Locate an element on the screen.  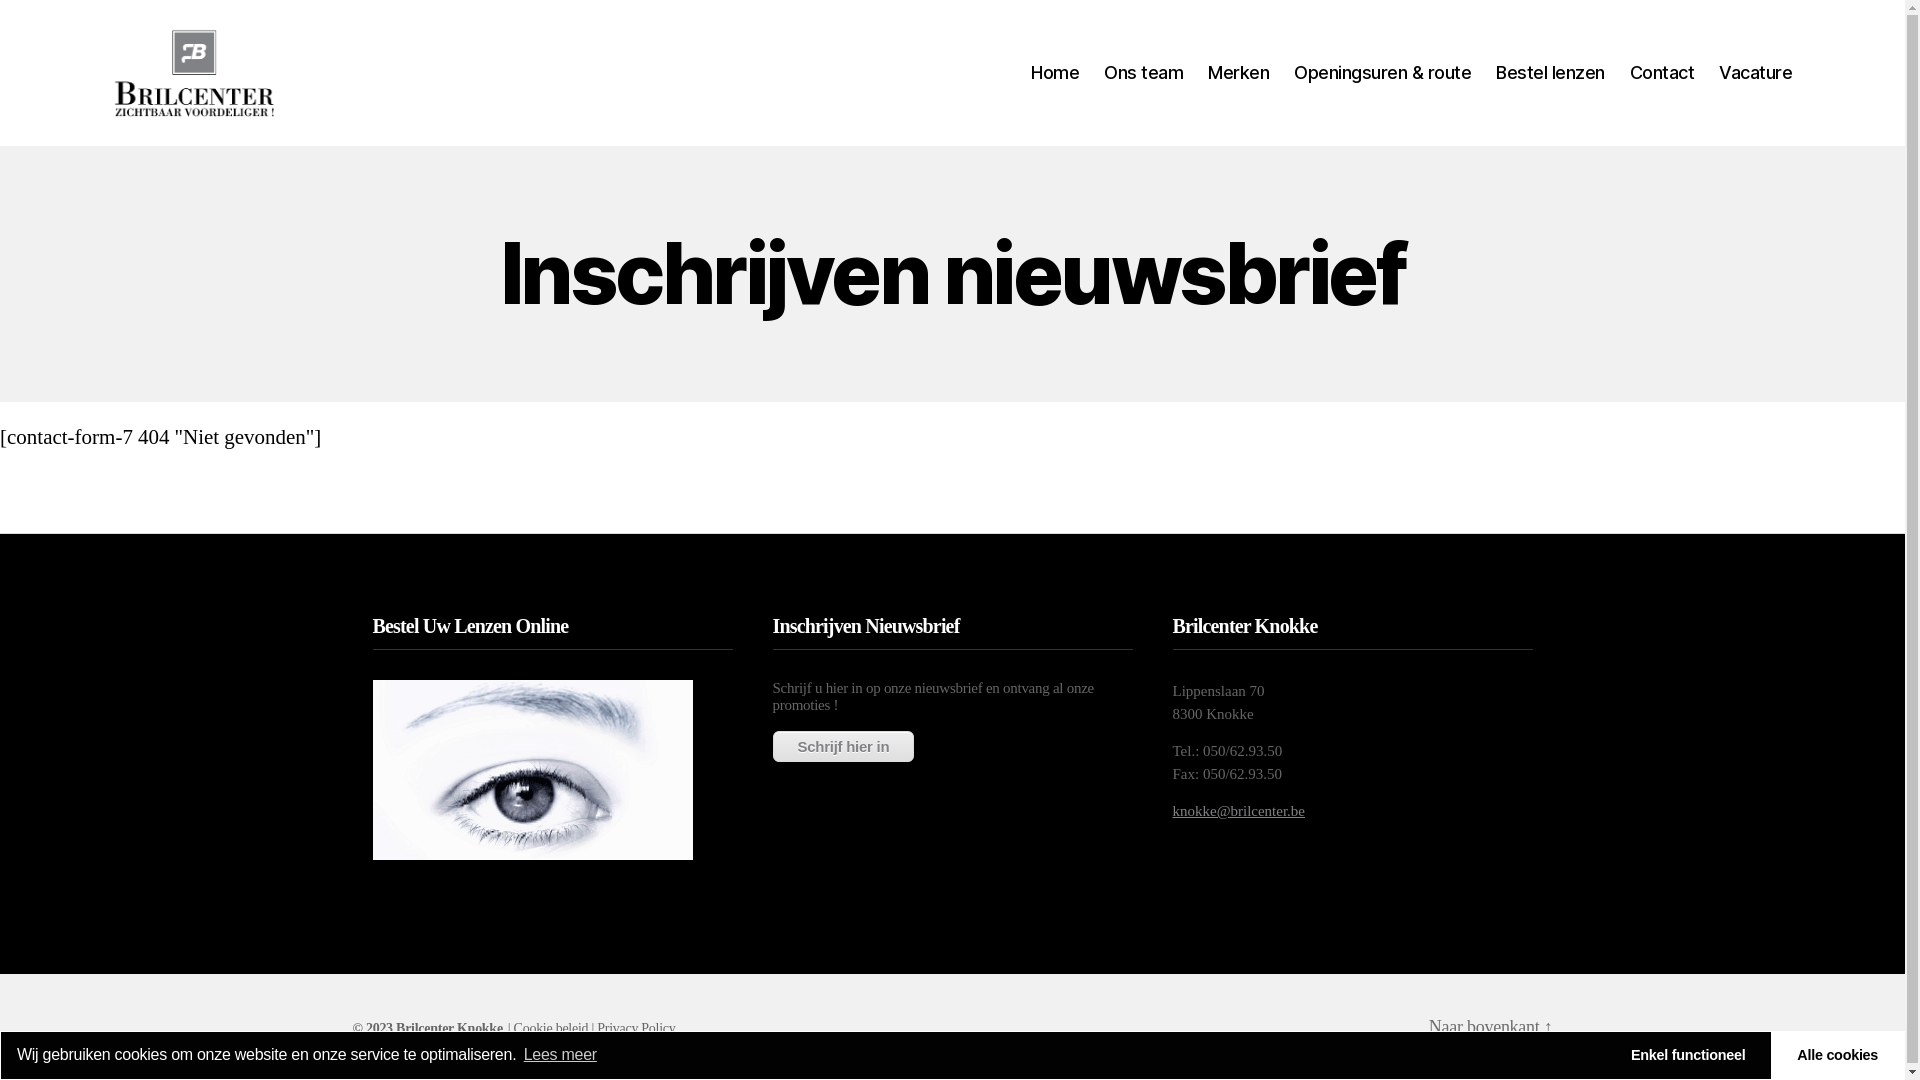
'Merken' is located at coordinates (1237, 72).